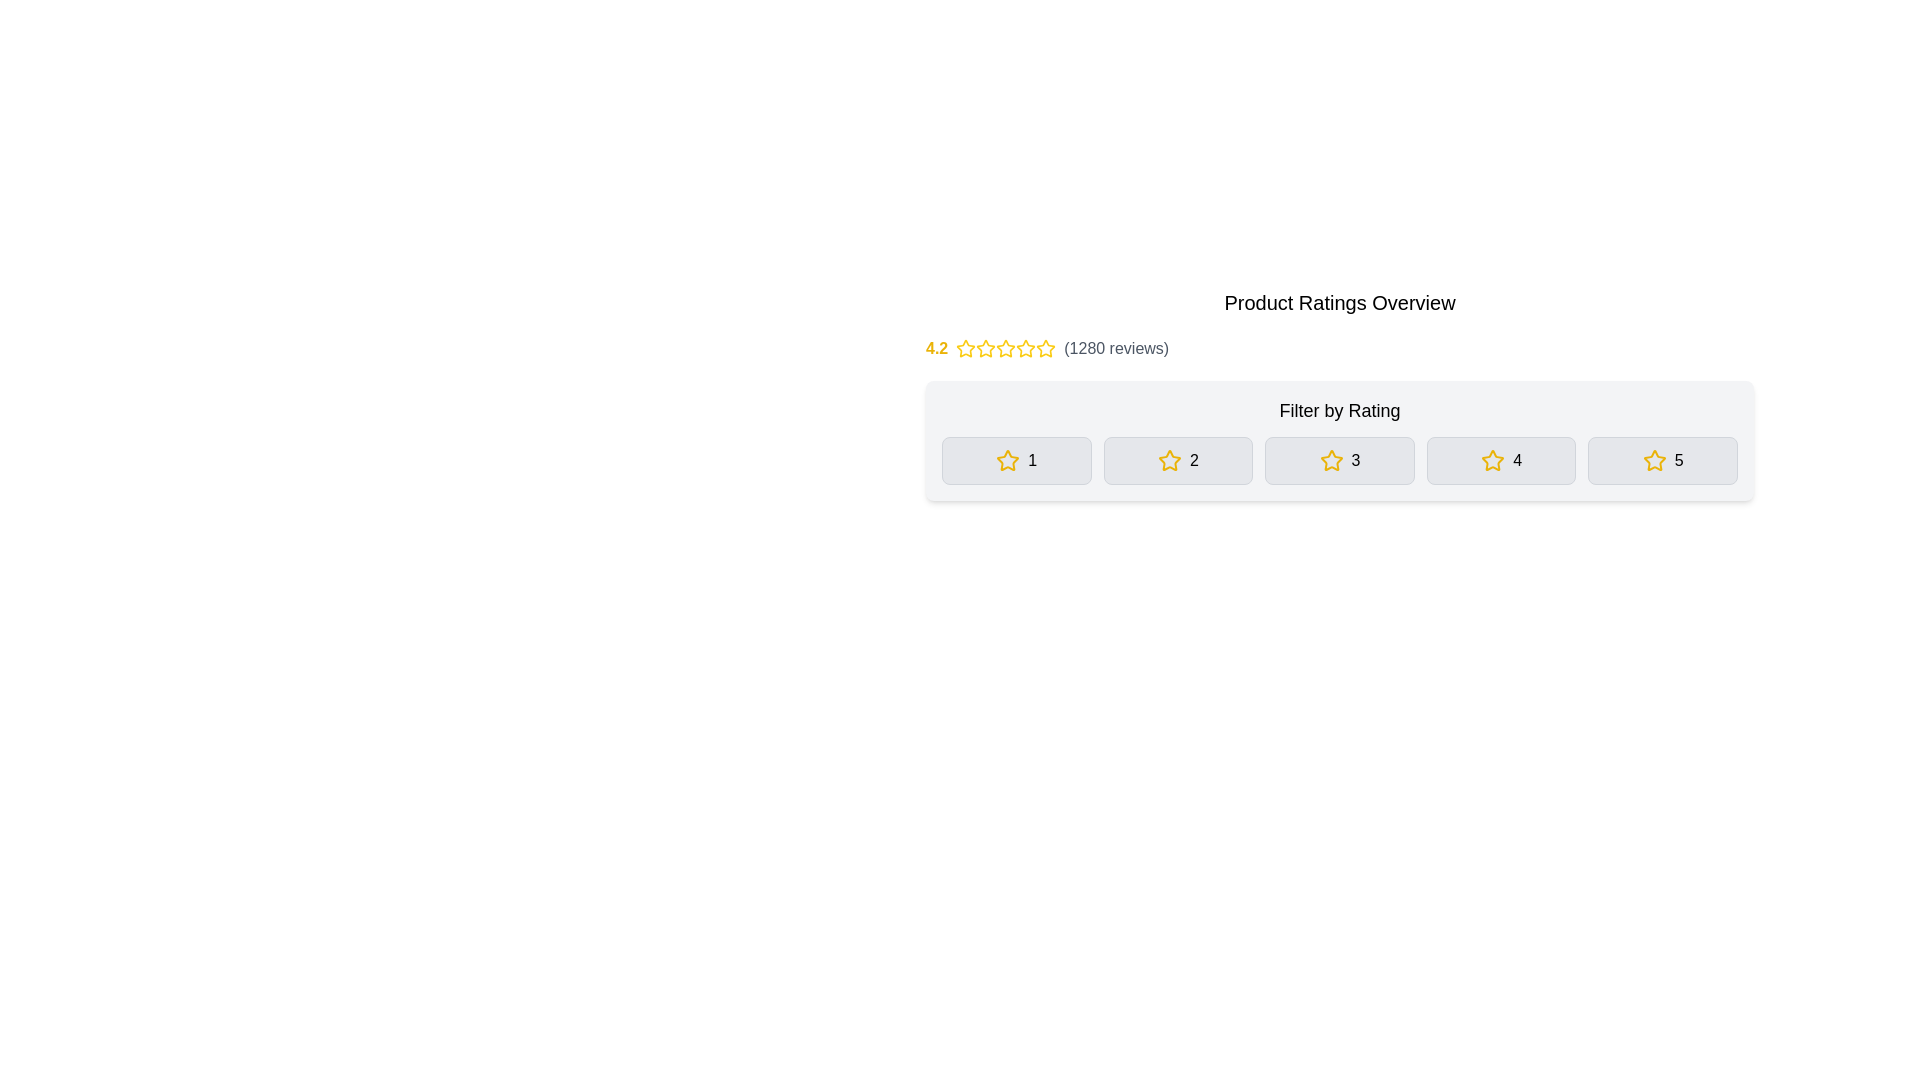 The width and height of the screenshot is (1920, 1080). I want to click on the interactive button containing the number '3' and a filled yellow star icon, so click(1339, 461).